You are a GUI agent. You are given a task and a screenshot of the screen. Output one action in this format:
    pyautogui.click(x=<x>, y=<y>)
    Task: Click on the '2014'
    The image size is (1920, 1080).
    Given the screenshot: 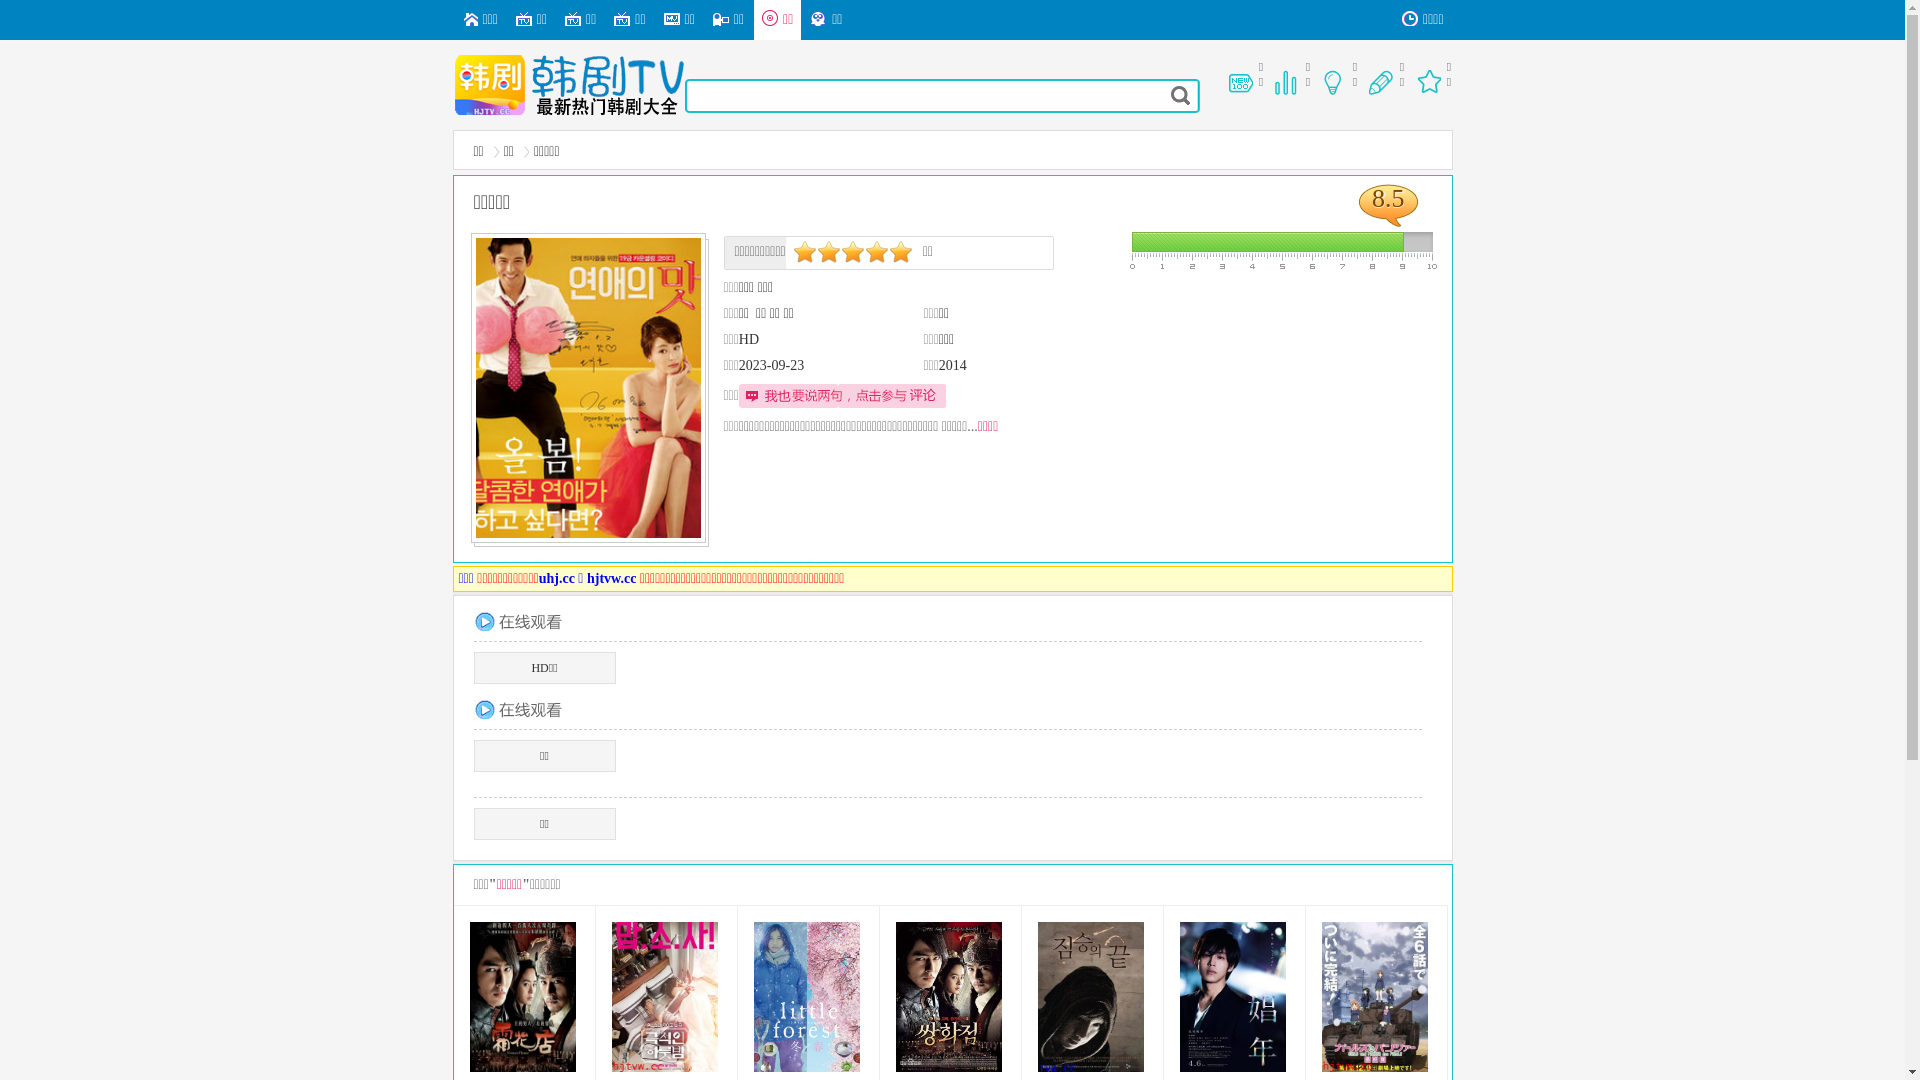 What is the action you would take?
    pyautogui.click(x=952, y=365)
    